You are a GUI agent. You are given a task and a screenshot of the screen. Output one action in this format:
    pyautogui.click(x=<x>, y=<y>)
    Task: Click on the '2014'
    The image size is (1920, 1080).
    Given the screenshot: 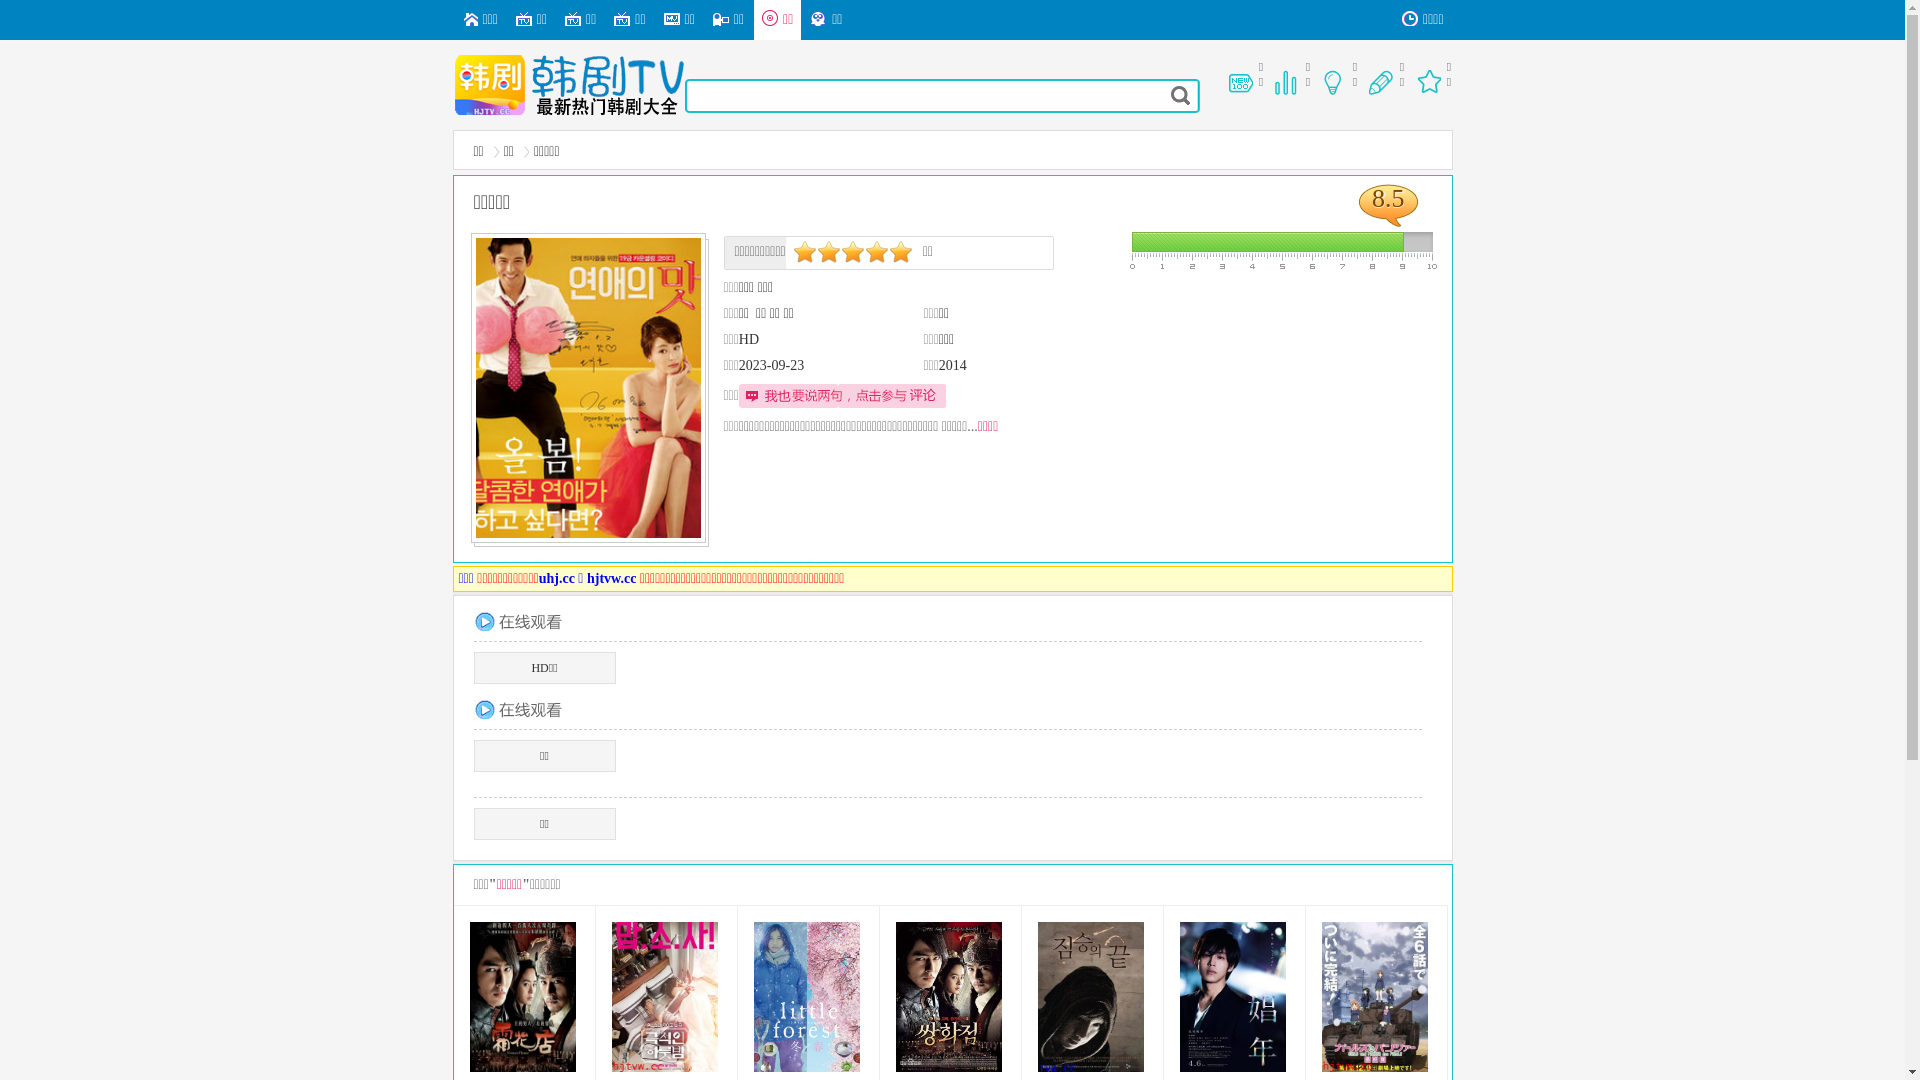 What is the action you would take?
    pyautogui.click(x=952, y=365)
    